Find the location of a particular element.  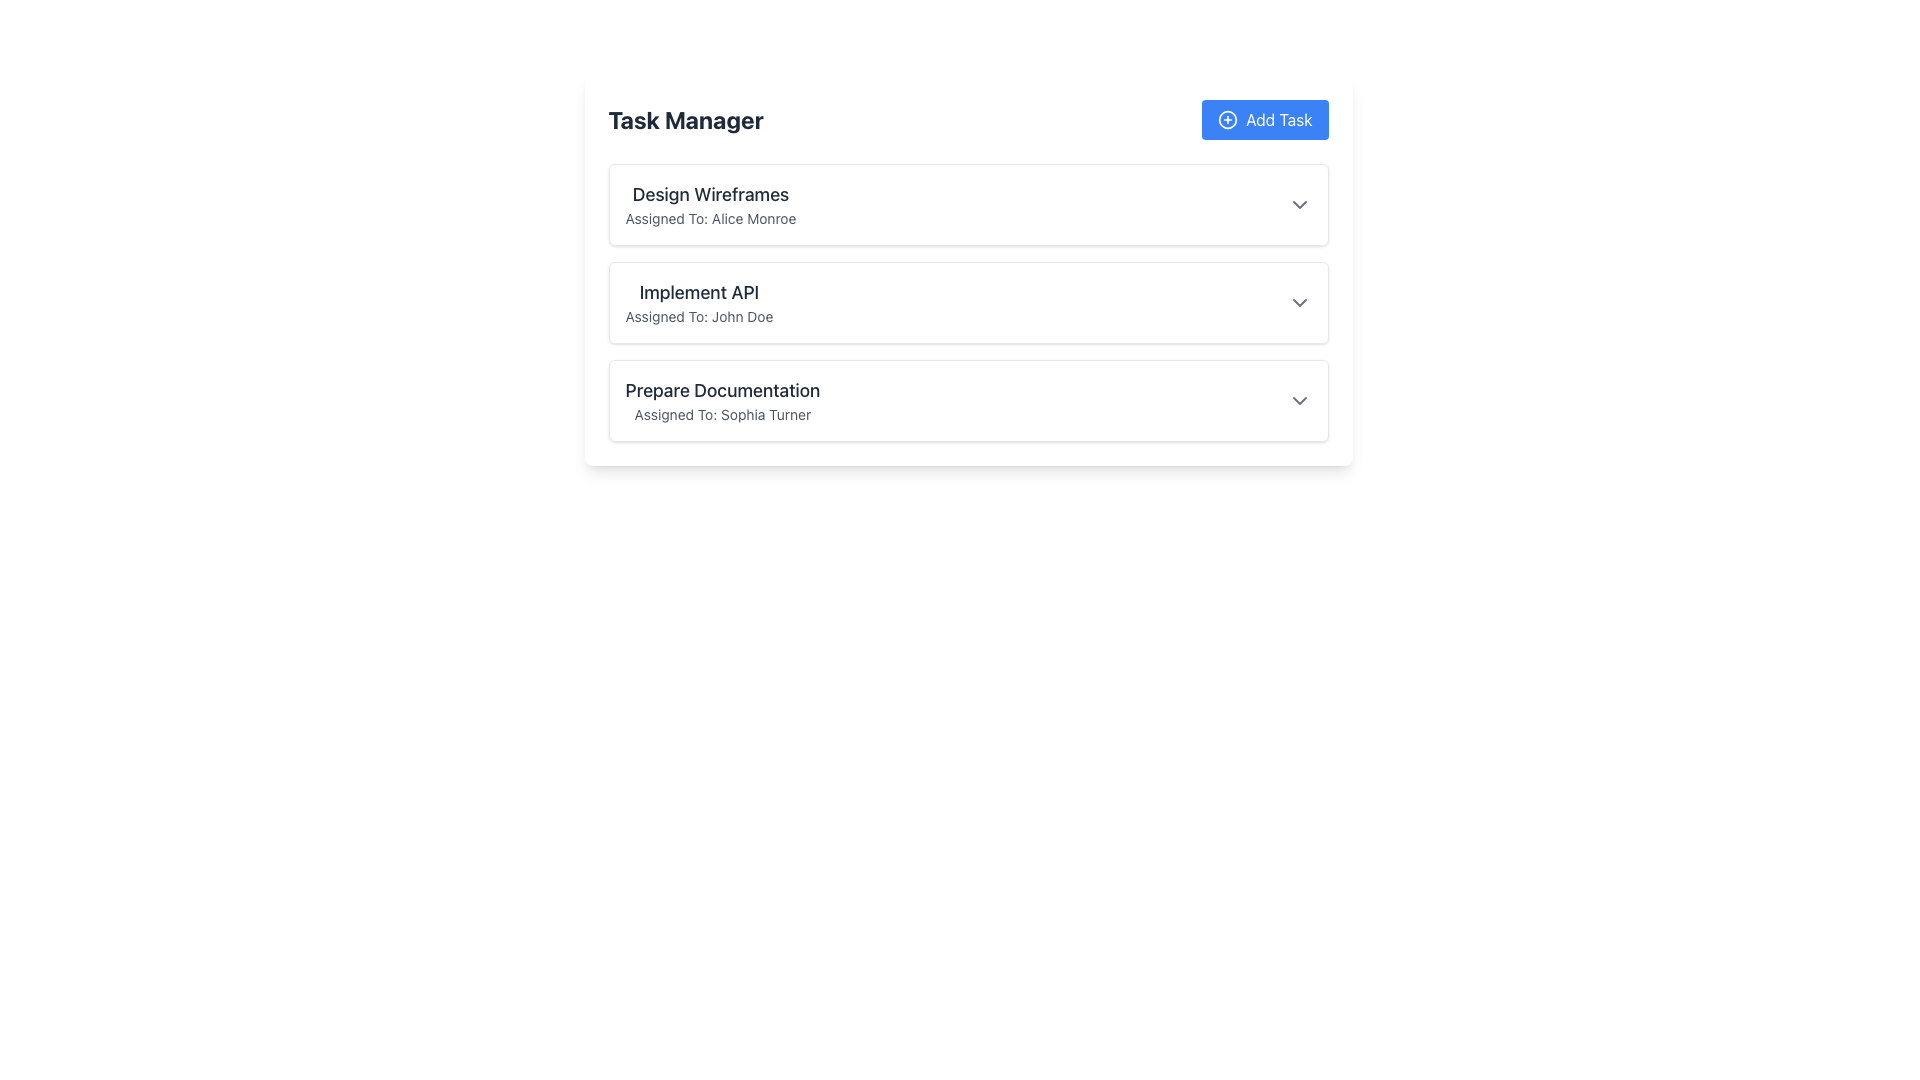

the task entry displaying 'Design Wireframes' assigned to 'Alice Monroe' is located at coordinates (968, 204).